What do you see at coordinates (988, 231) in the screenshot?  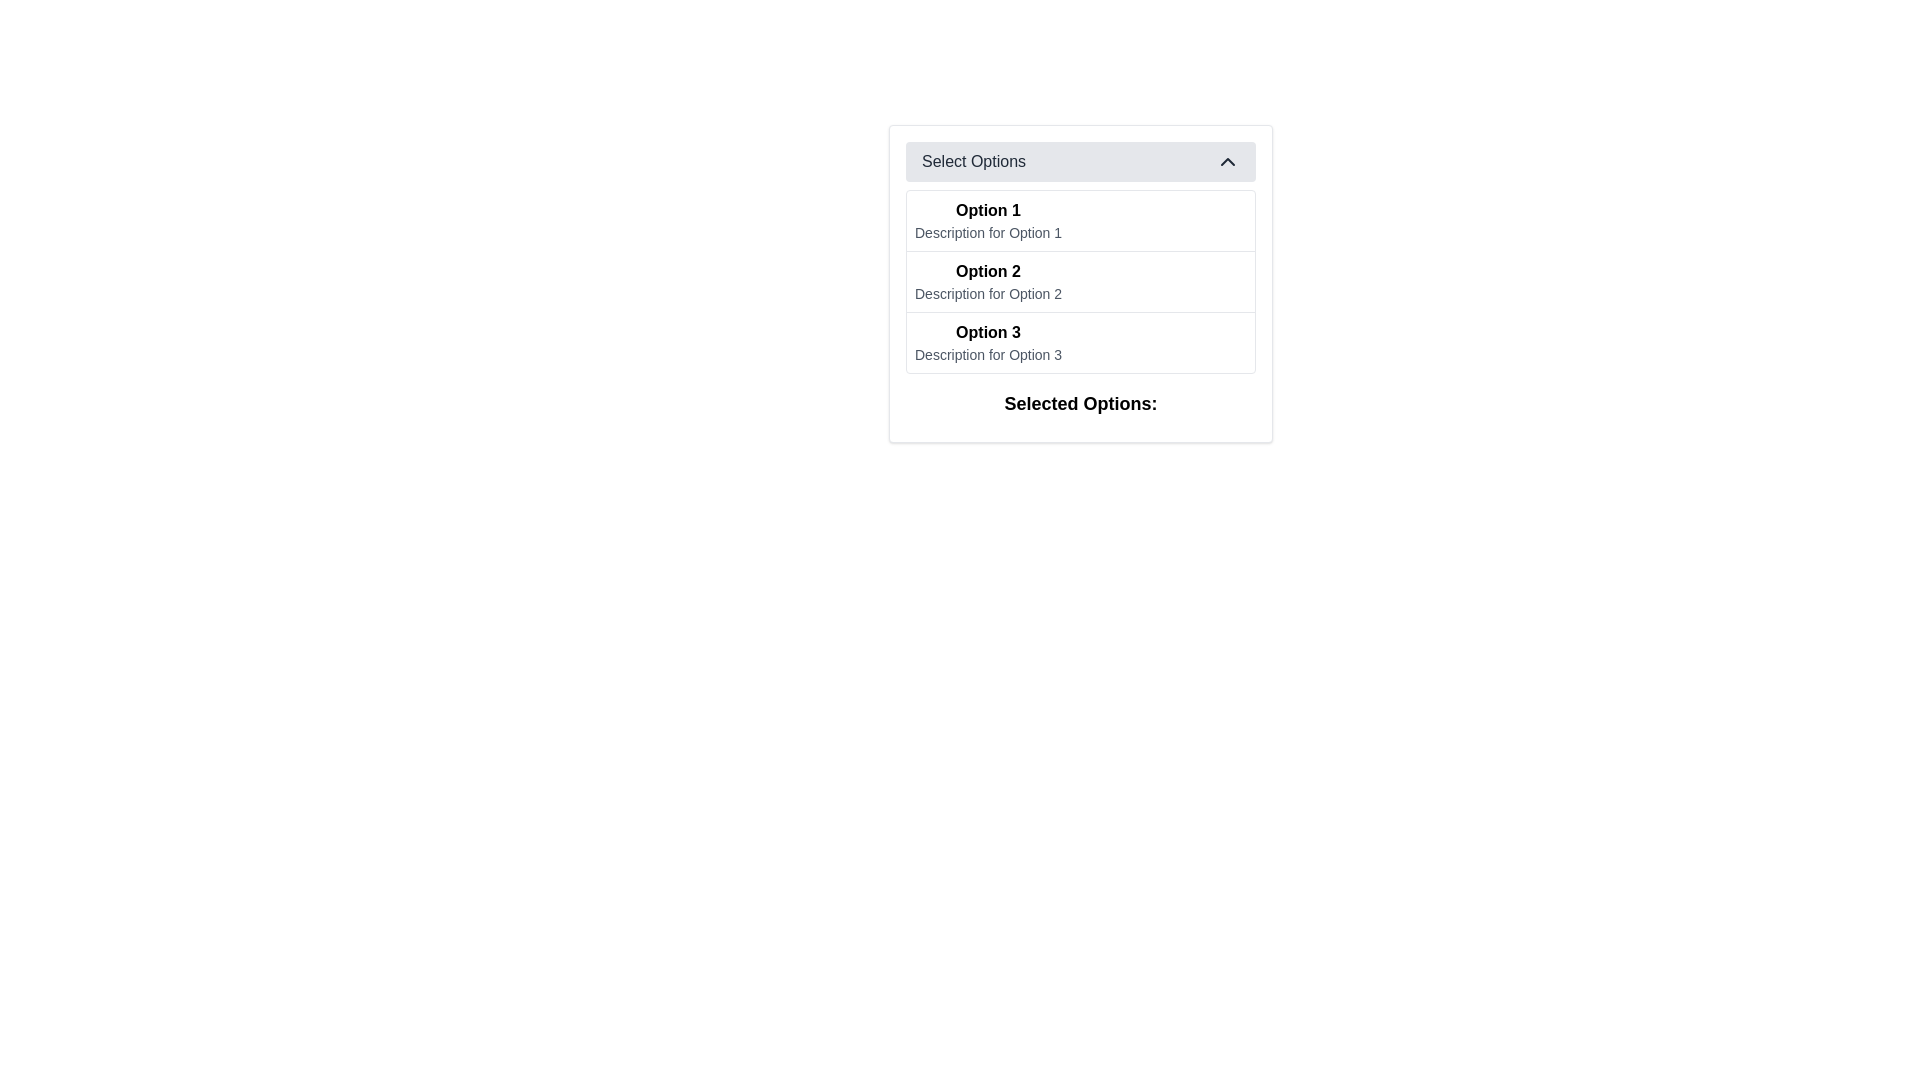 I see `the static text label that provides additional information for 'Option 1' in the dropdown list titled 'Select Options'` at bounding box center [988, 231].